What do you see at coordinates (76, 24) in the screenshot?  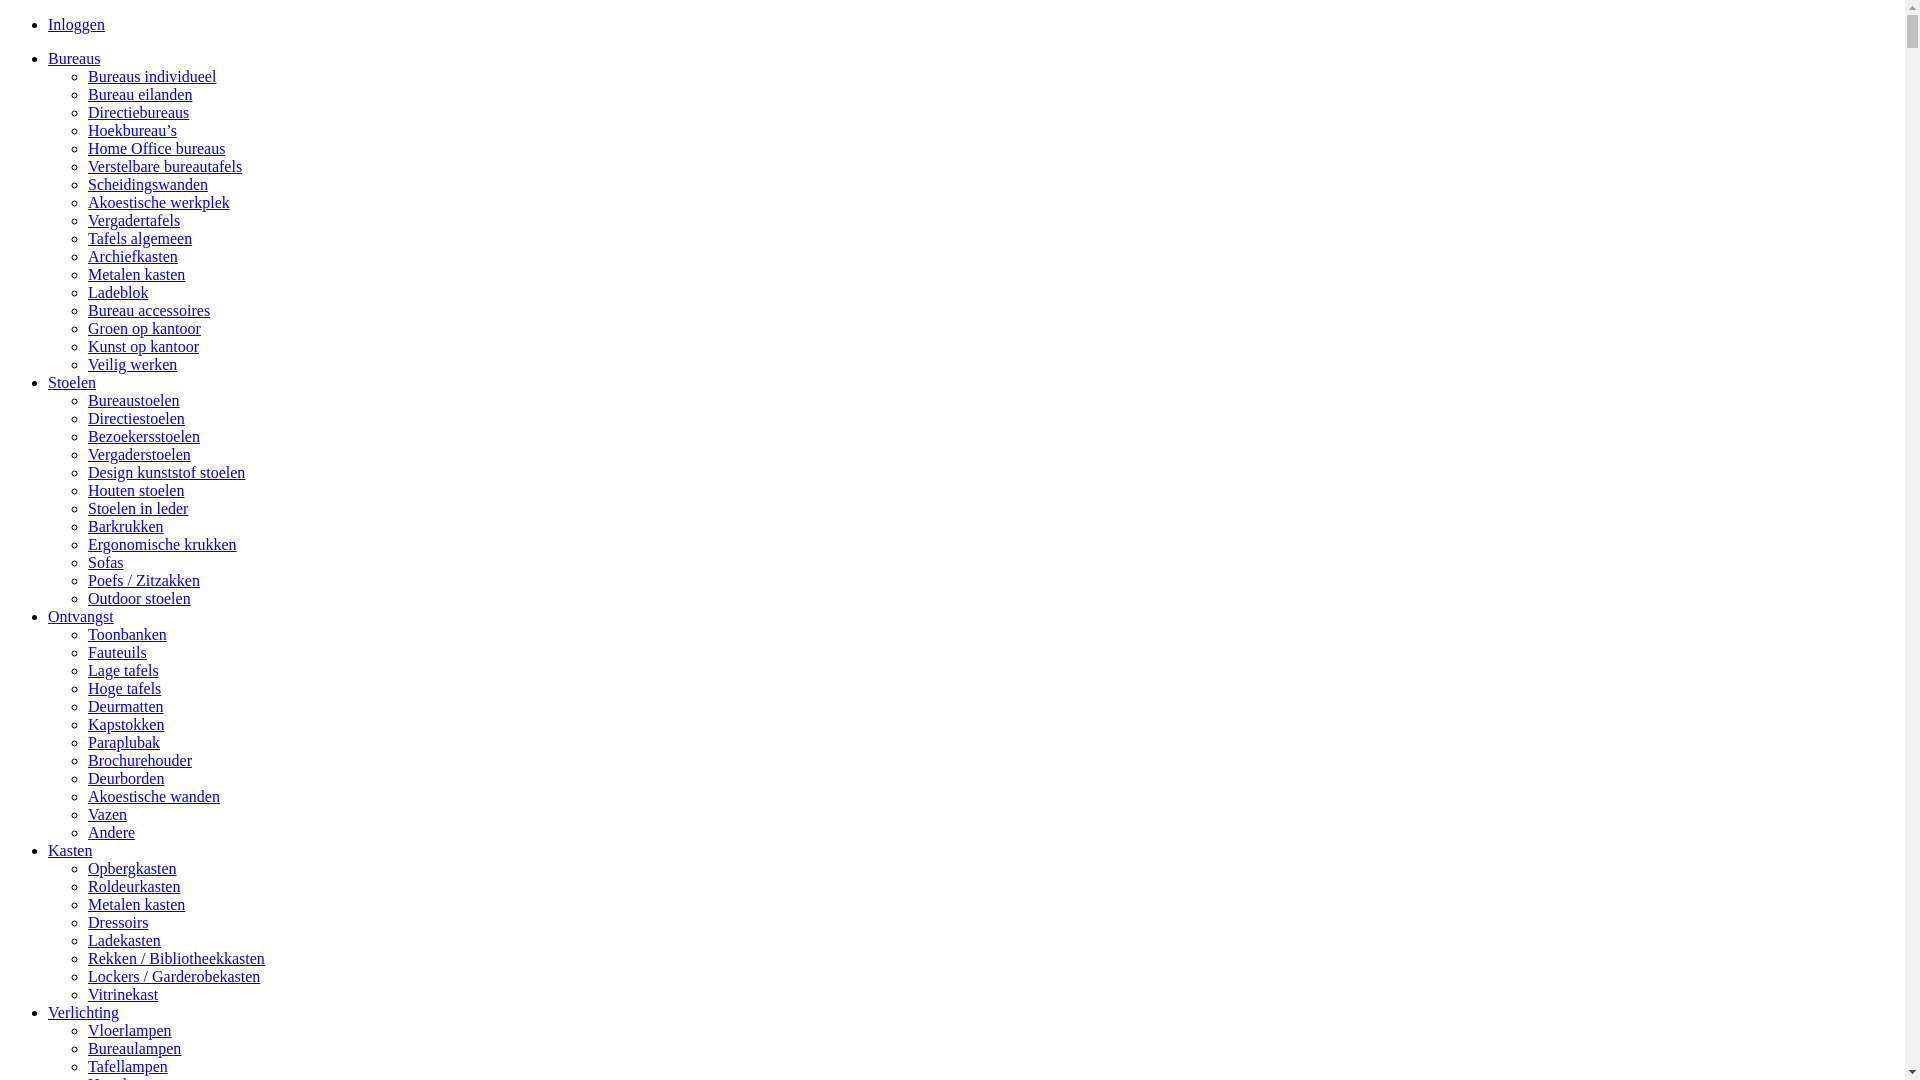 I see `'Inloggen'` at bounding box center [76, 24].